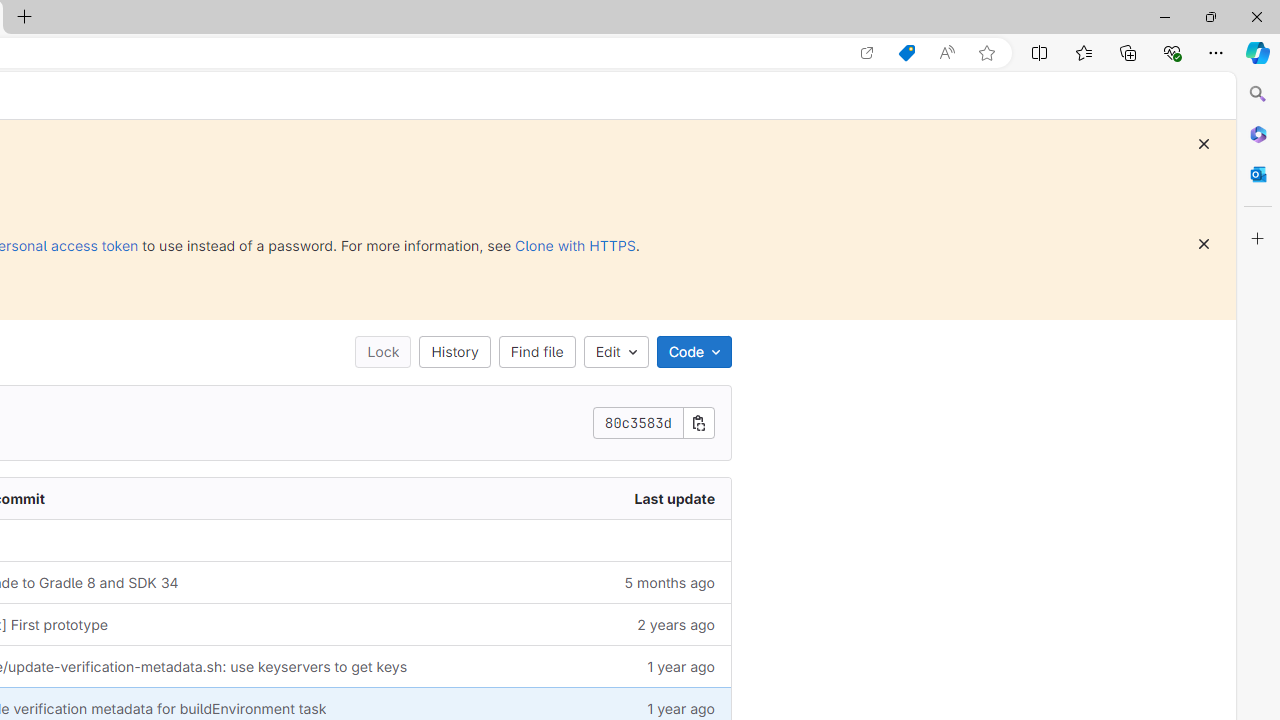 This screenshot has height=720, width=1280. I want to click on '5 months ago', so click(612, 582).